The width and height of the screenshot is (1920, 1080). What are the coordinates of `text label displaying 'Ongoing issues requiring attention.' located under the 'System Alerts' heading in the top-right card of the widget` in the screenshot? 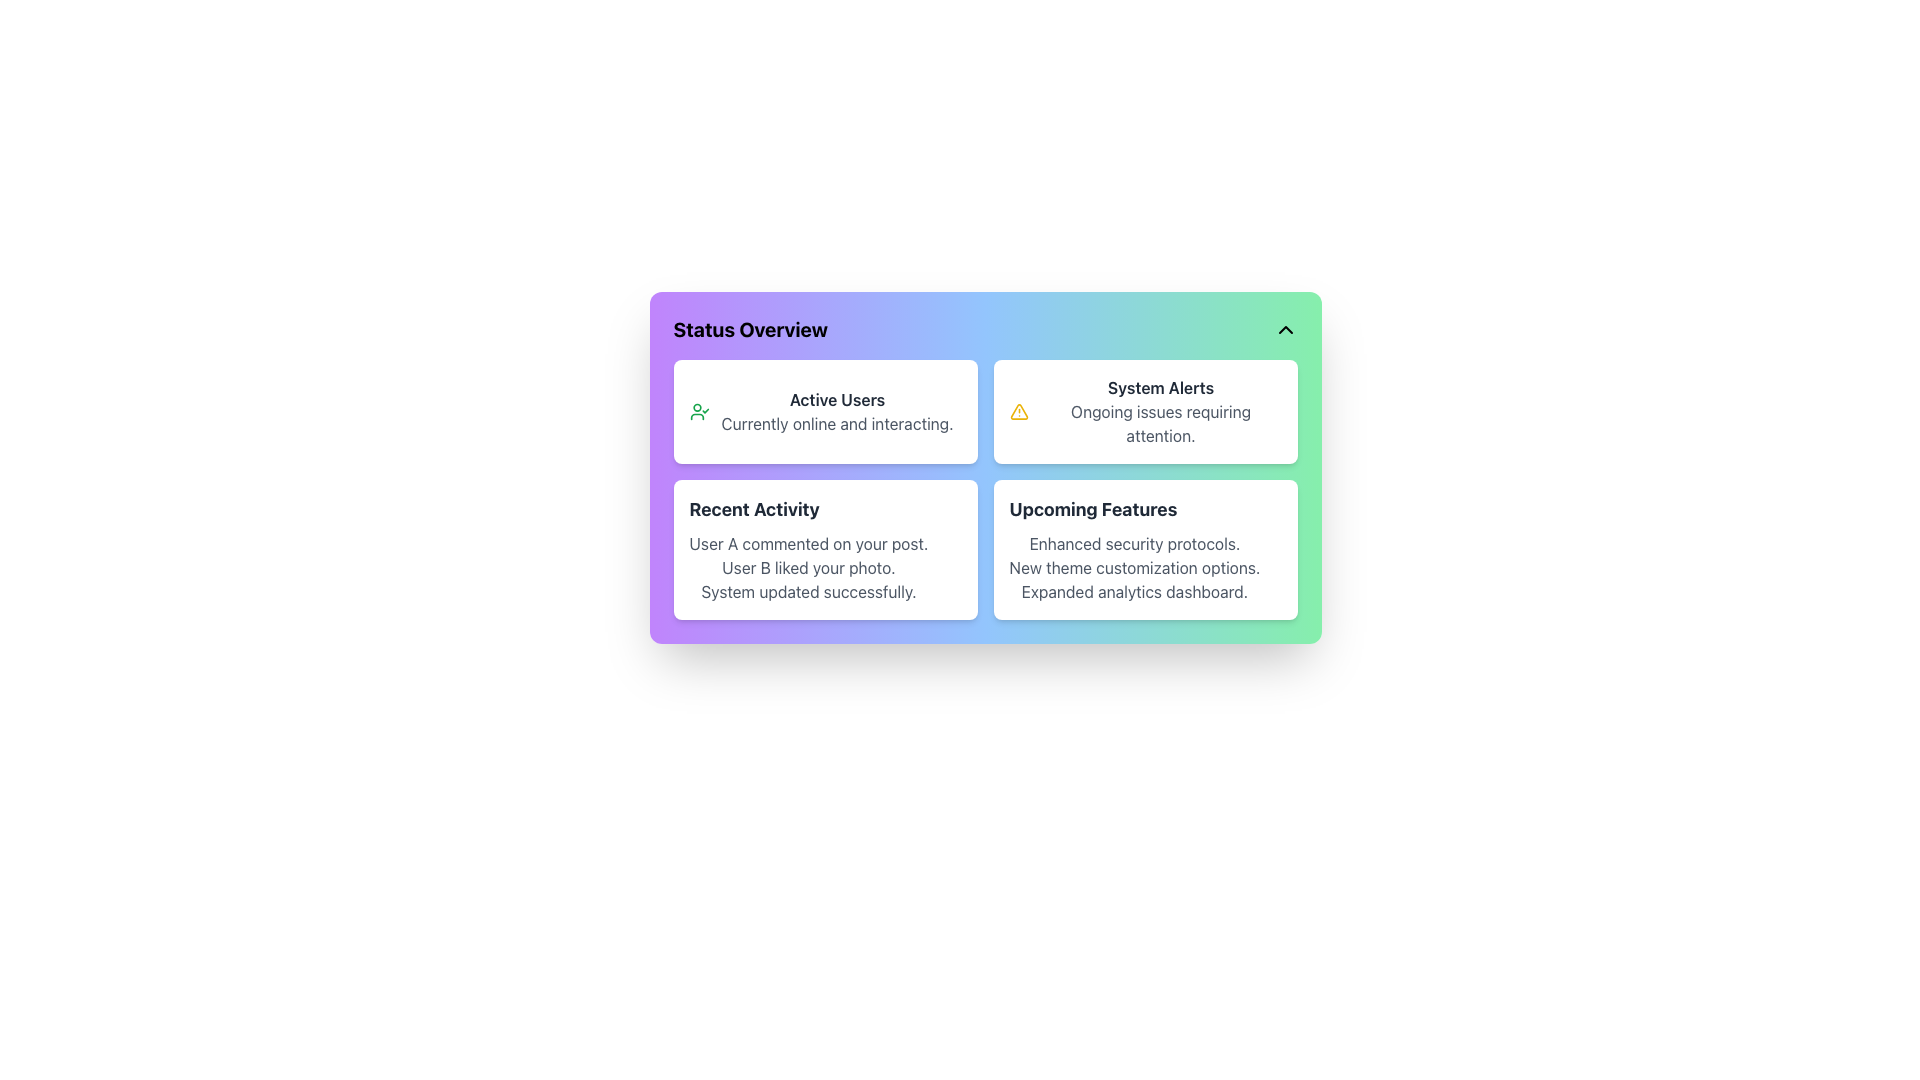 It's located at (1161, 423).